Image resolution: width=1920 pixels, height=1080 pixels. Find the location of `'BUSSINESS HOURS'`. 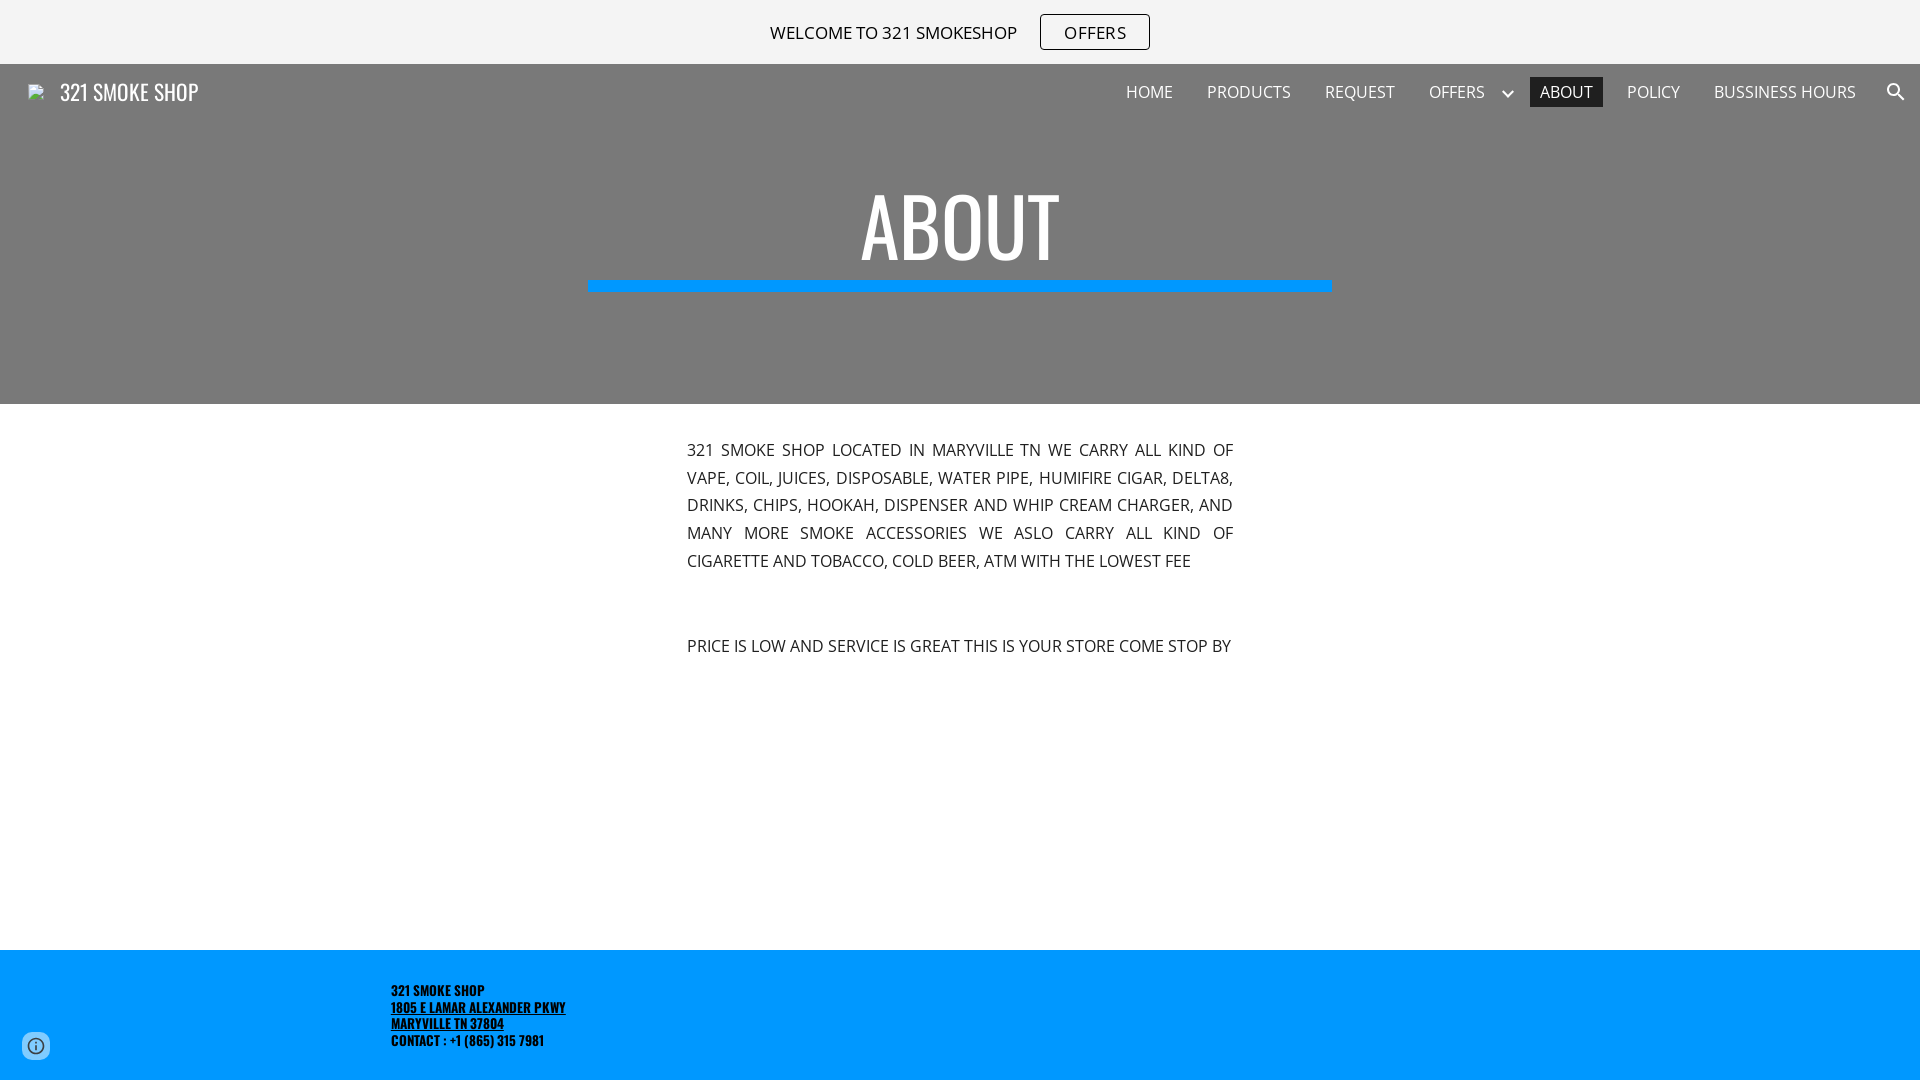

'BUSSINESS HOURS' is located at coordinates (1785, 92).